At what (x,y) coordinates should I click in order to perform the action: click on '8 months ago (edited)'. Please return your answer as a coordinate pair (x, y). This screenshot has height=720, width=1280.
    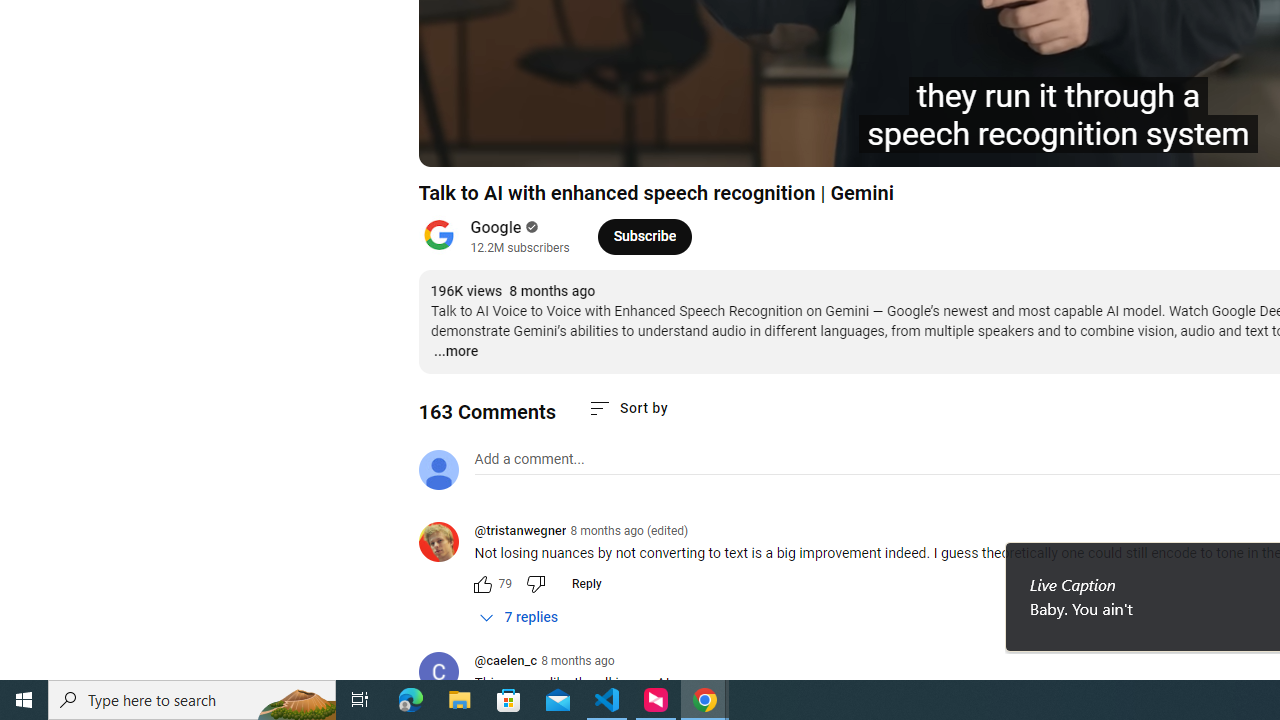
    Looking at the image, I should click on (628, 530).